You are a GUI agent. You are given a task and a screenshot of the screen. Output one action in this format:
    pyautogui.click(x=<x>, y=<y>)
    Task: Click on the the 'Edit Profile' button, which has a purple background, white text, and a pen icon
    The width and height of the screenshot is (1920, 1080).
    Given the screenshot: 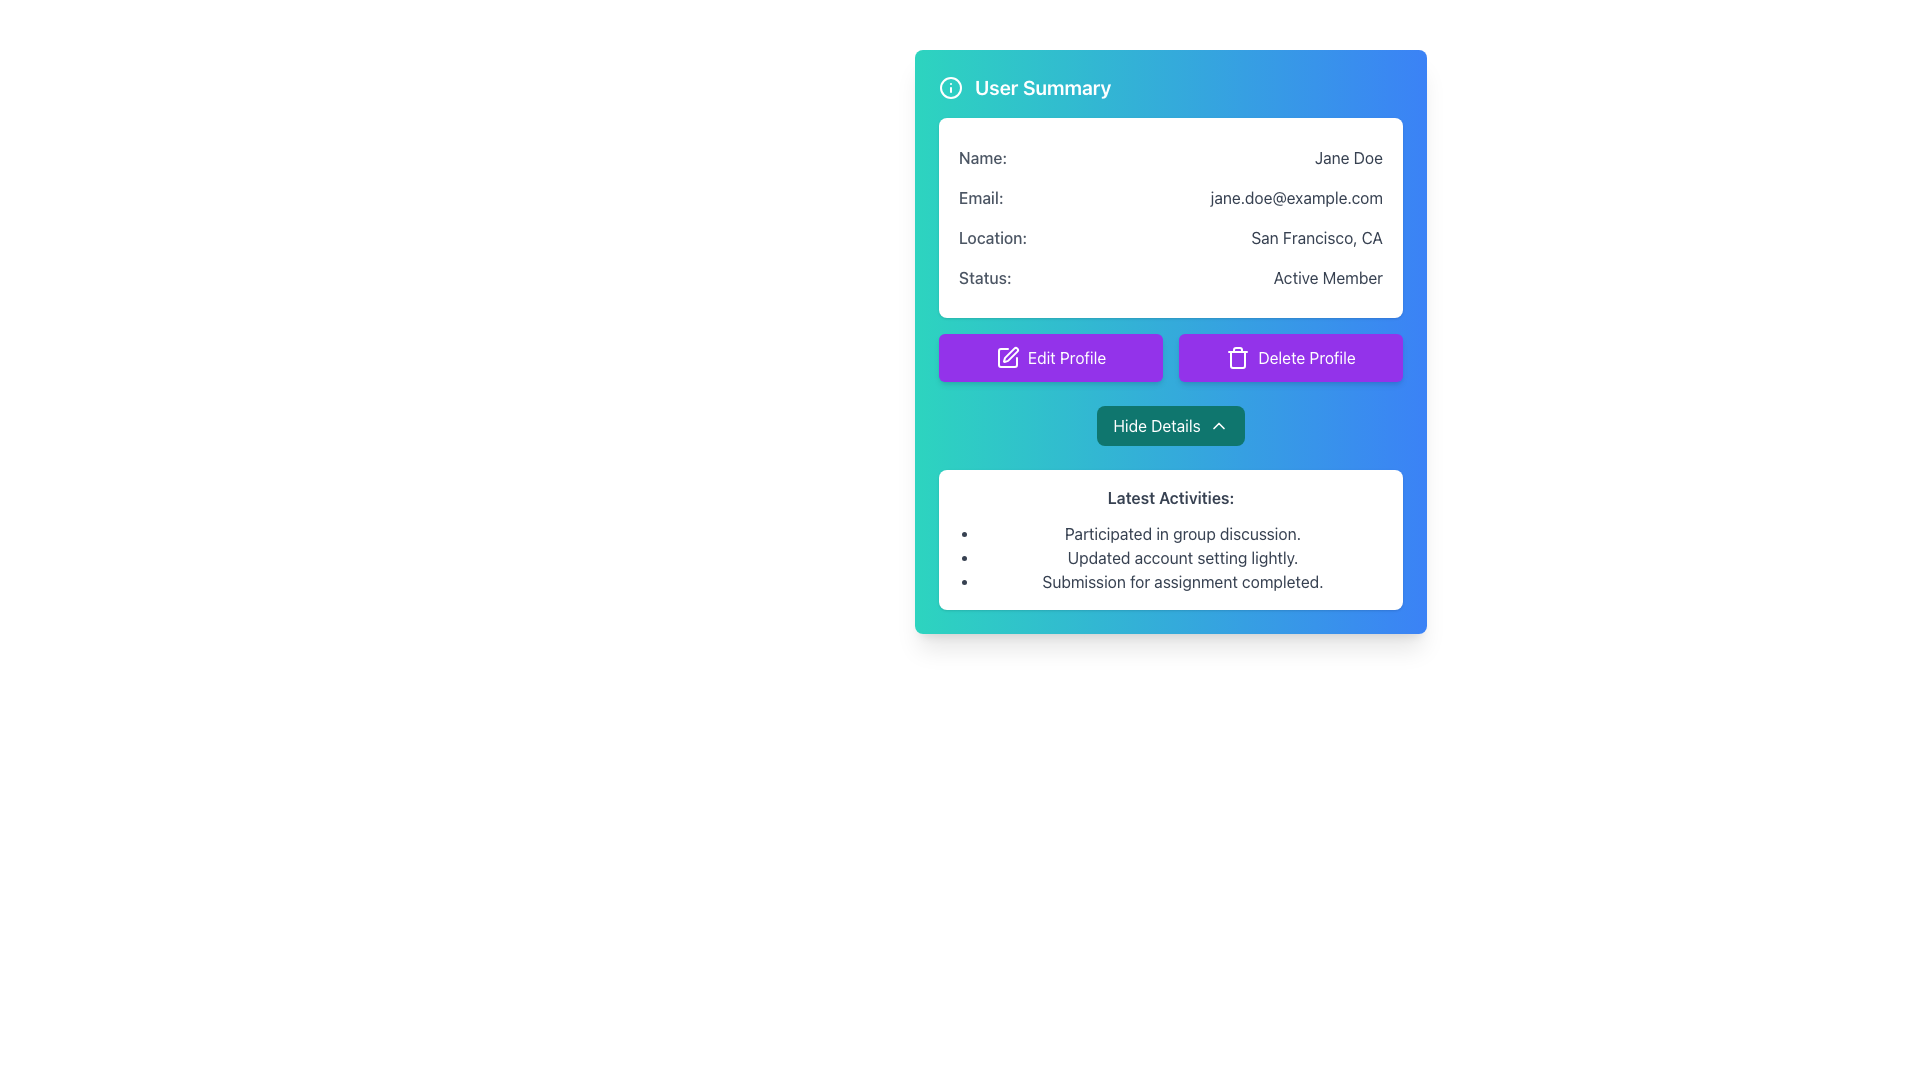 What is the action you would take?
    pyautogui.click(x=1050, y=357)
    